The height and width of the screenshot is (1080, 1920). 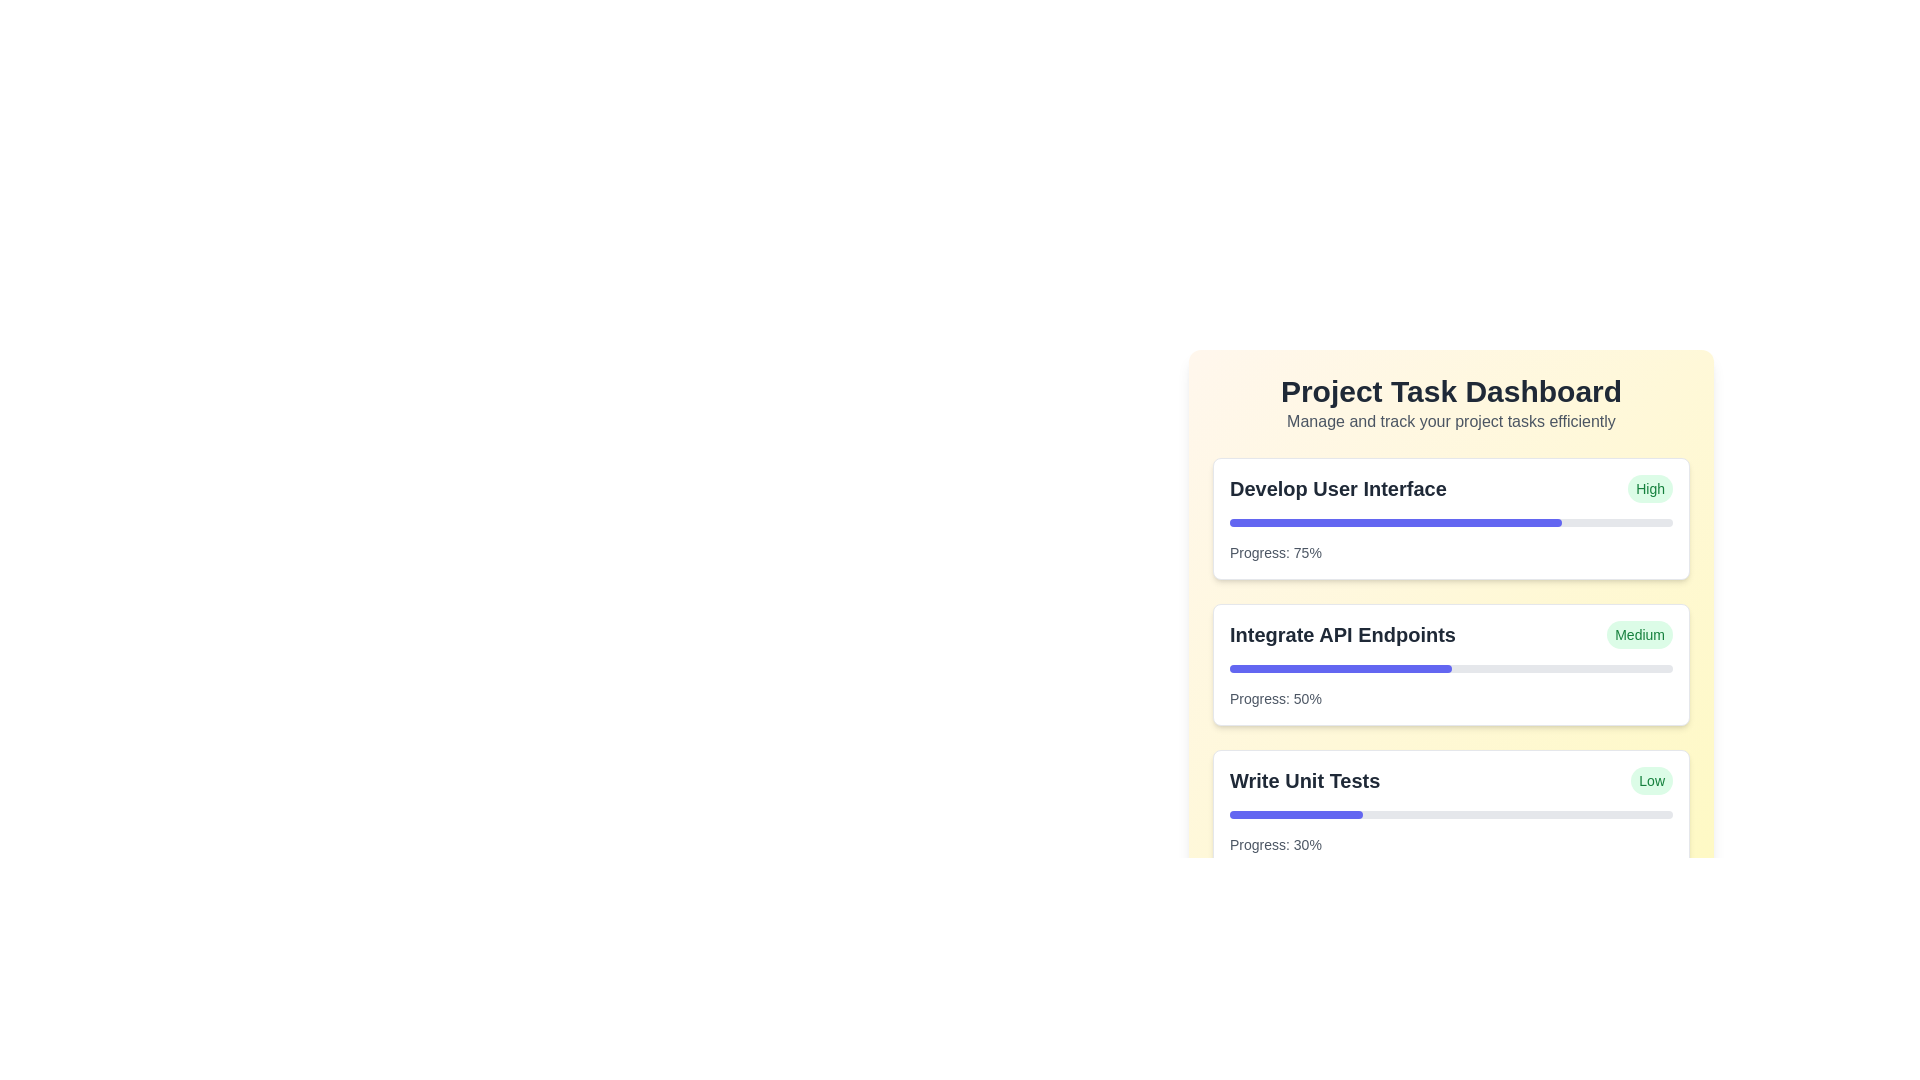 What do you see at coordinates (1451, 697) in the screenshot?
I see `the informational text indicating the current completion status of the task located at the center of the card` at bounding box center [1451, 697].